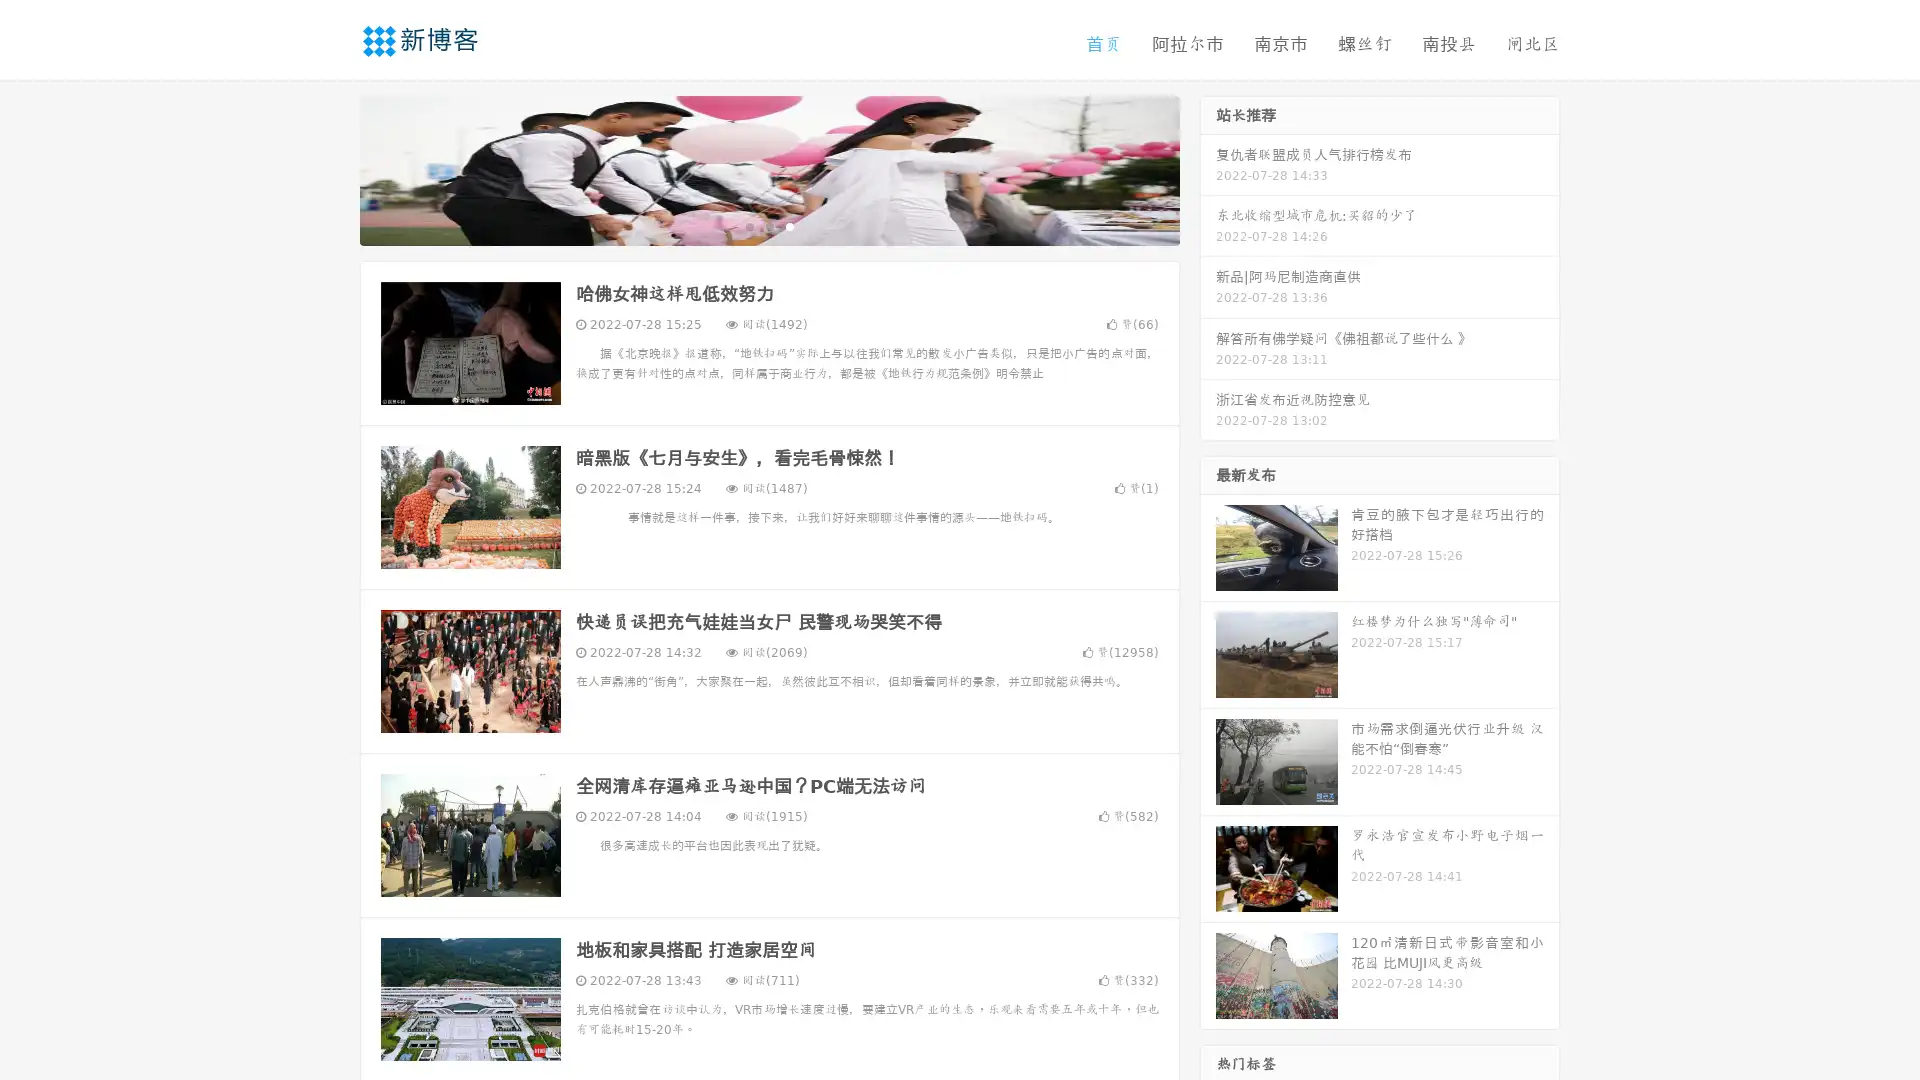 The height and width of the screenshot is (1080, 1920). I want to click on Go to slide 3, so click(789, 225).